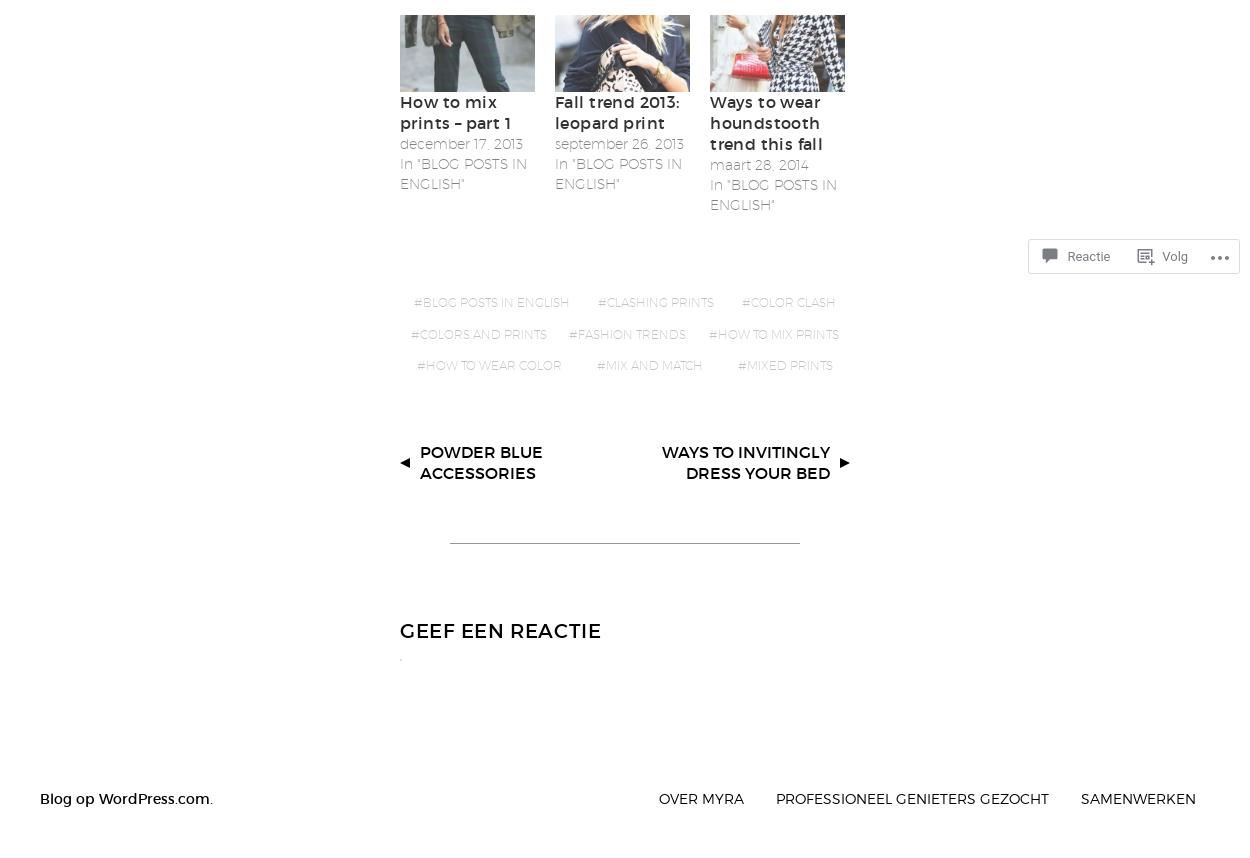  What do you see at coordinates (500, 630) in the screenshot?
I see `'Geef een reactie'` at bounding box center [500, 630].